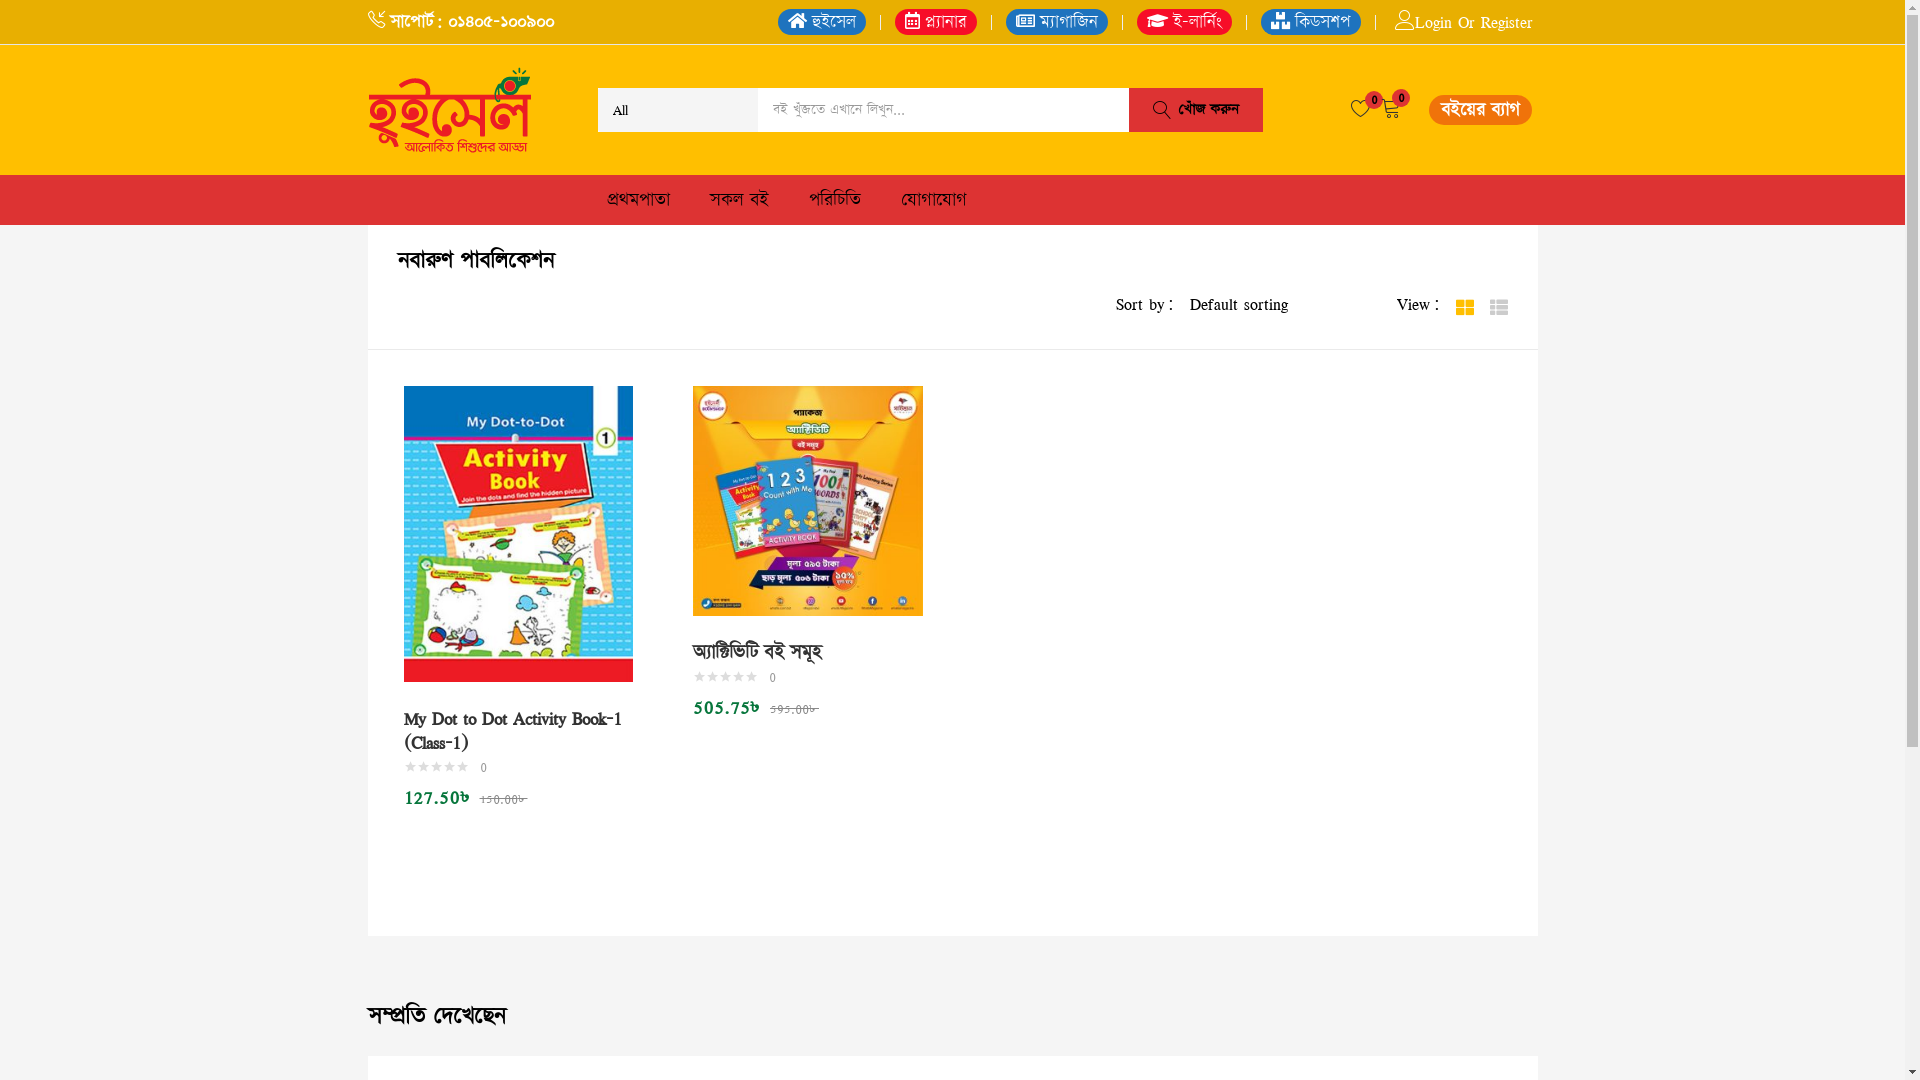 The width and height of the screenshot is (1920, 1080). Describe the element at coordinates (1498, 303) in the screenshot. I see `'List'` at that location.